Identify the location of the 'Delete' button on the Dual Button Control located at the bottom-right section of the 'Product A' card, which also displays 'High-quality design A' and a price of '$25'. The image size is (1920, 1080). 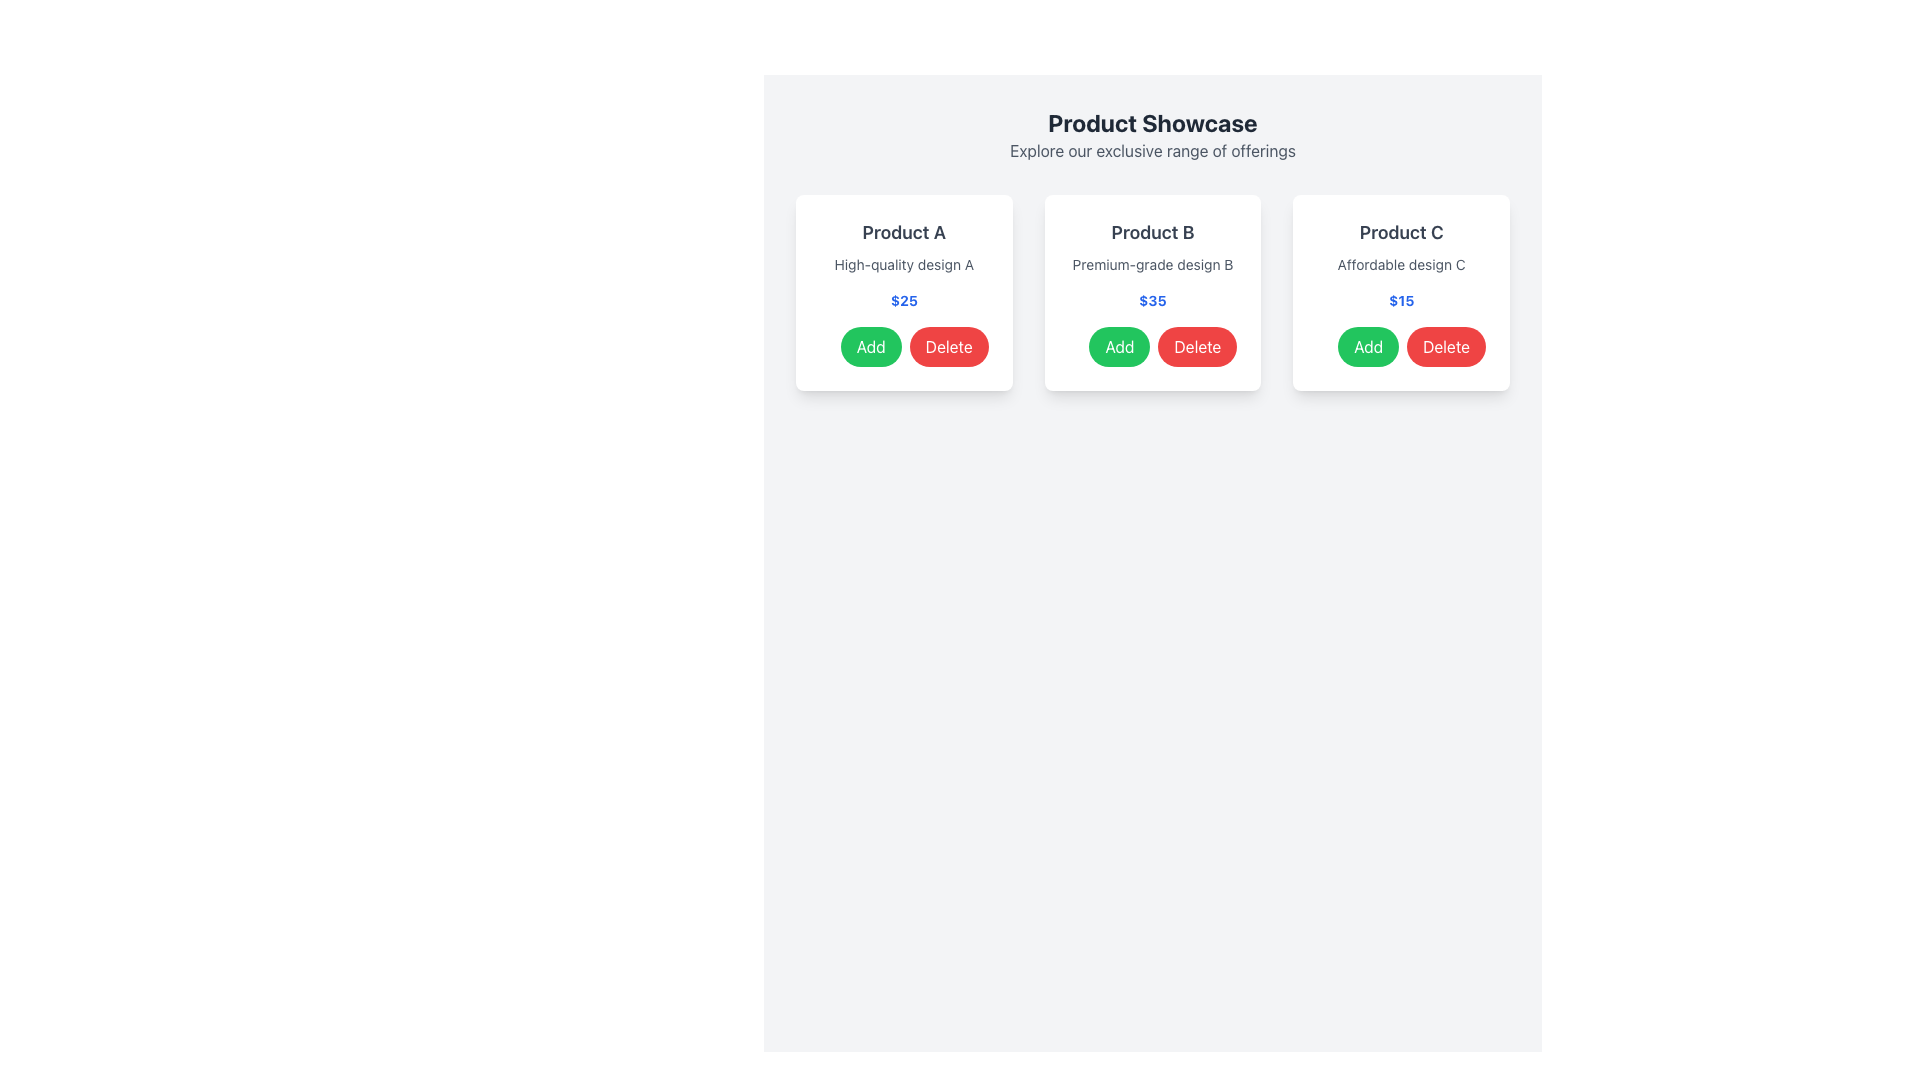
(902, 346).